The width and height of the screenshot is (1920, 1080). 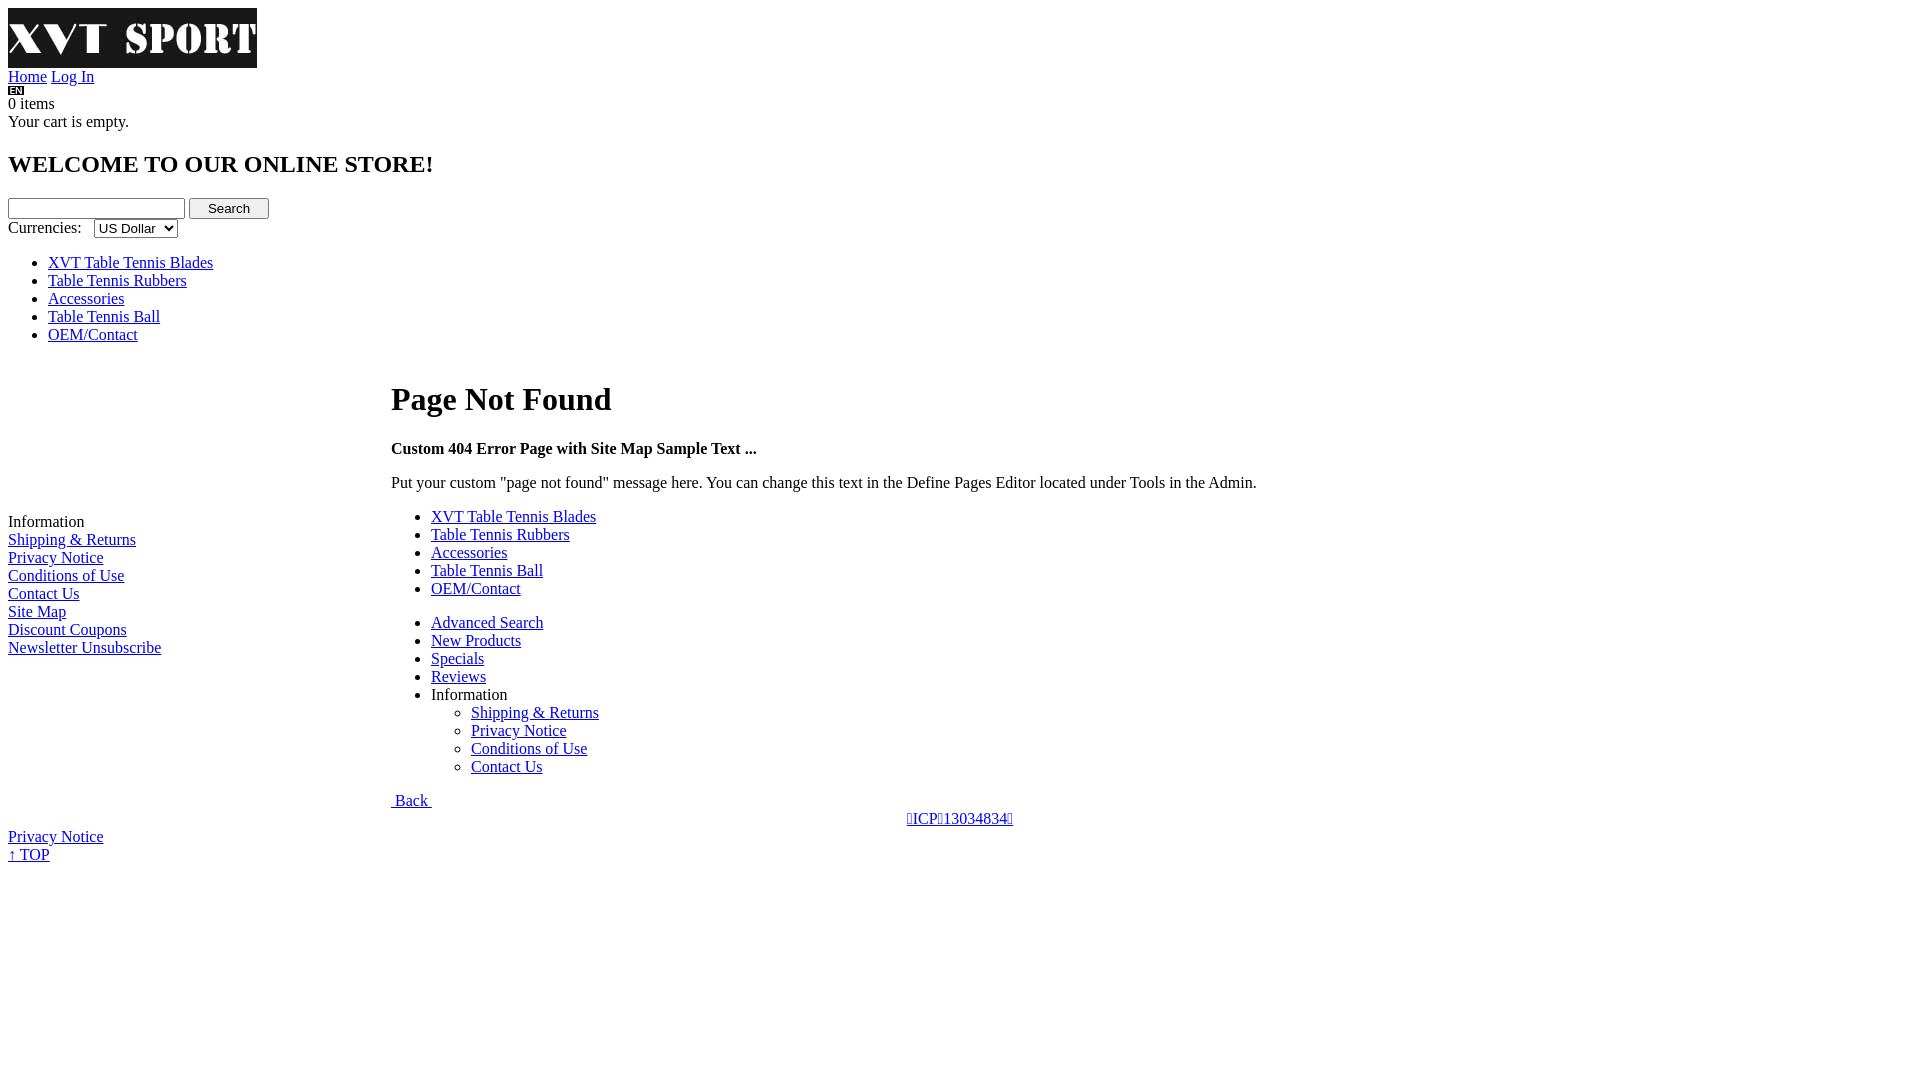 I want to click on 'Home', so click(x=8, y=75).